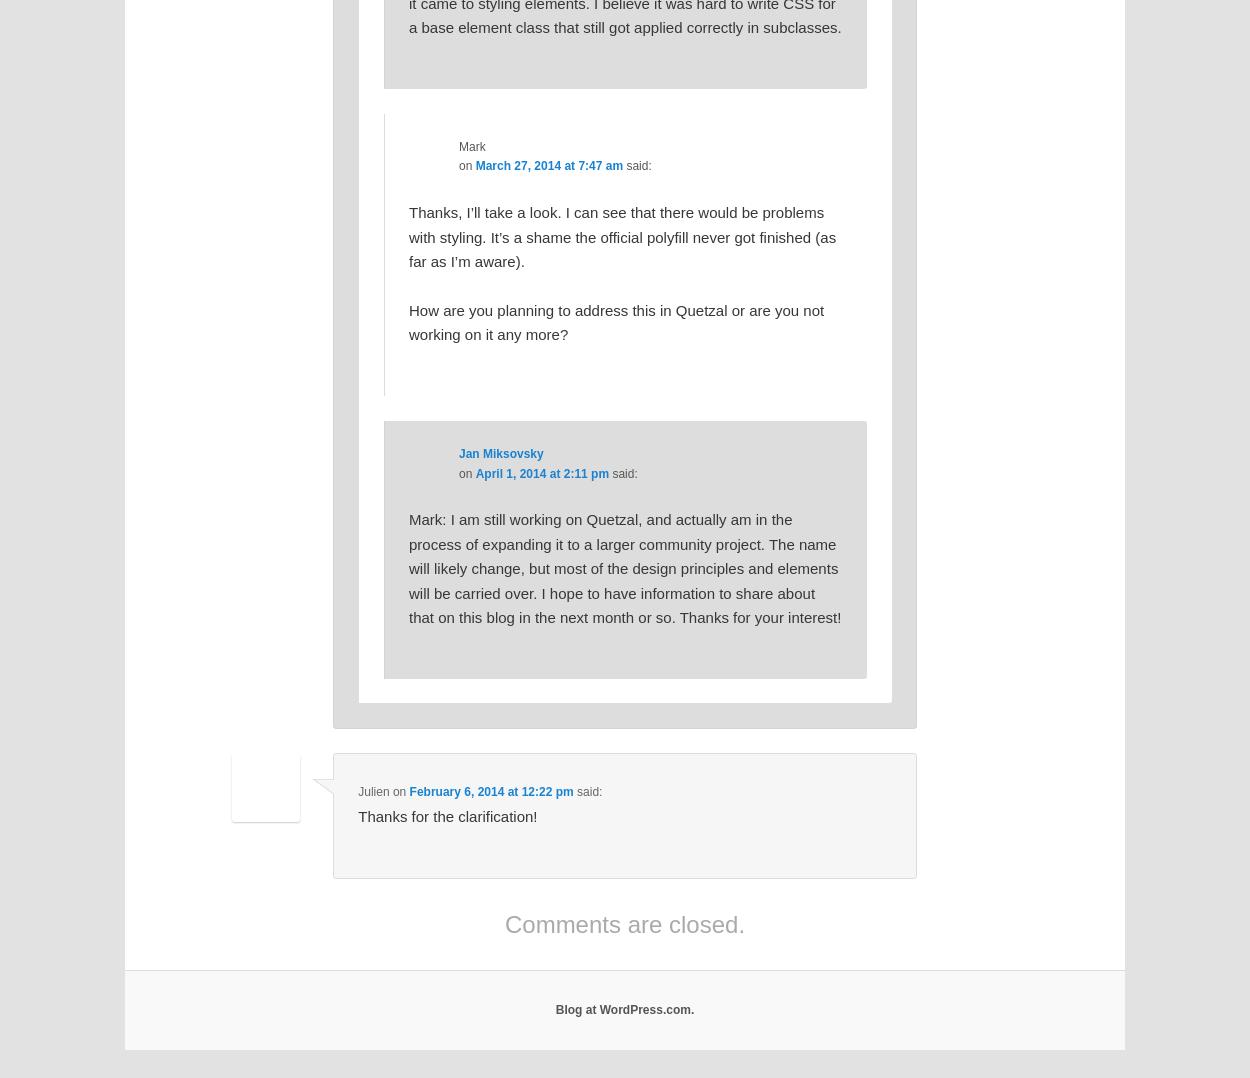 The image size is (1250, 1078). Describe the element at coordinates (615, 320) in the screenshot. I see `'How are you planning to address this in Quetzal or are you not working on it any more?'` at that location.